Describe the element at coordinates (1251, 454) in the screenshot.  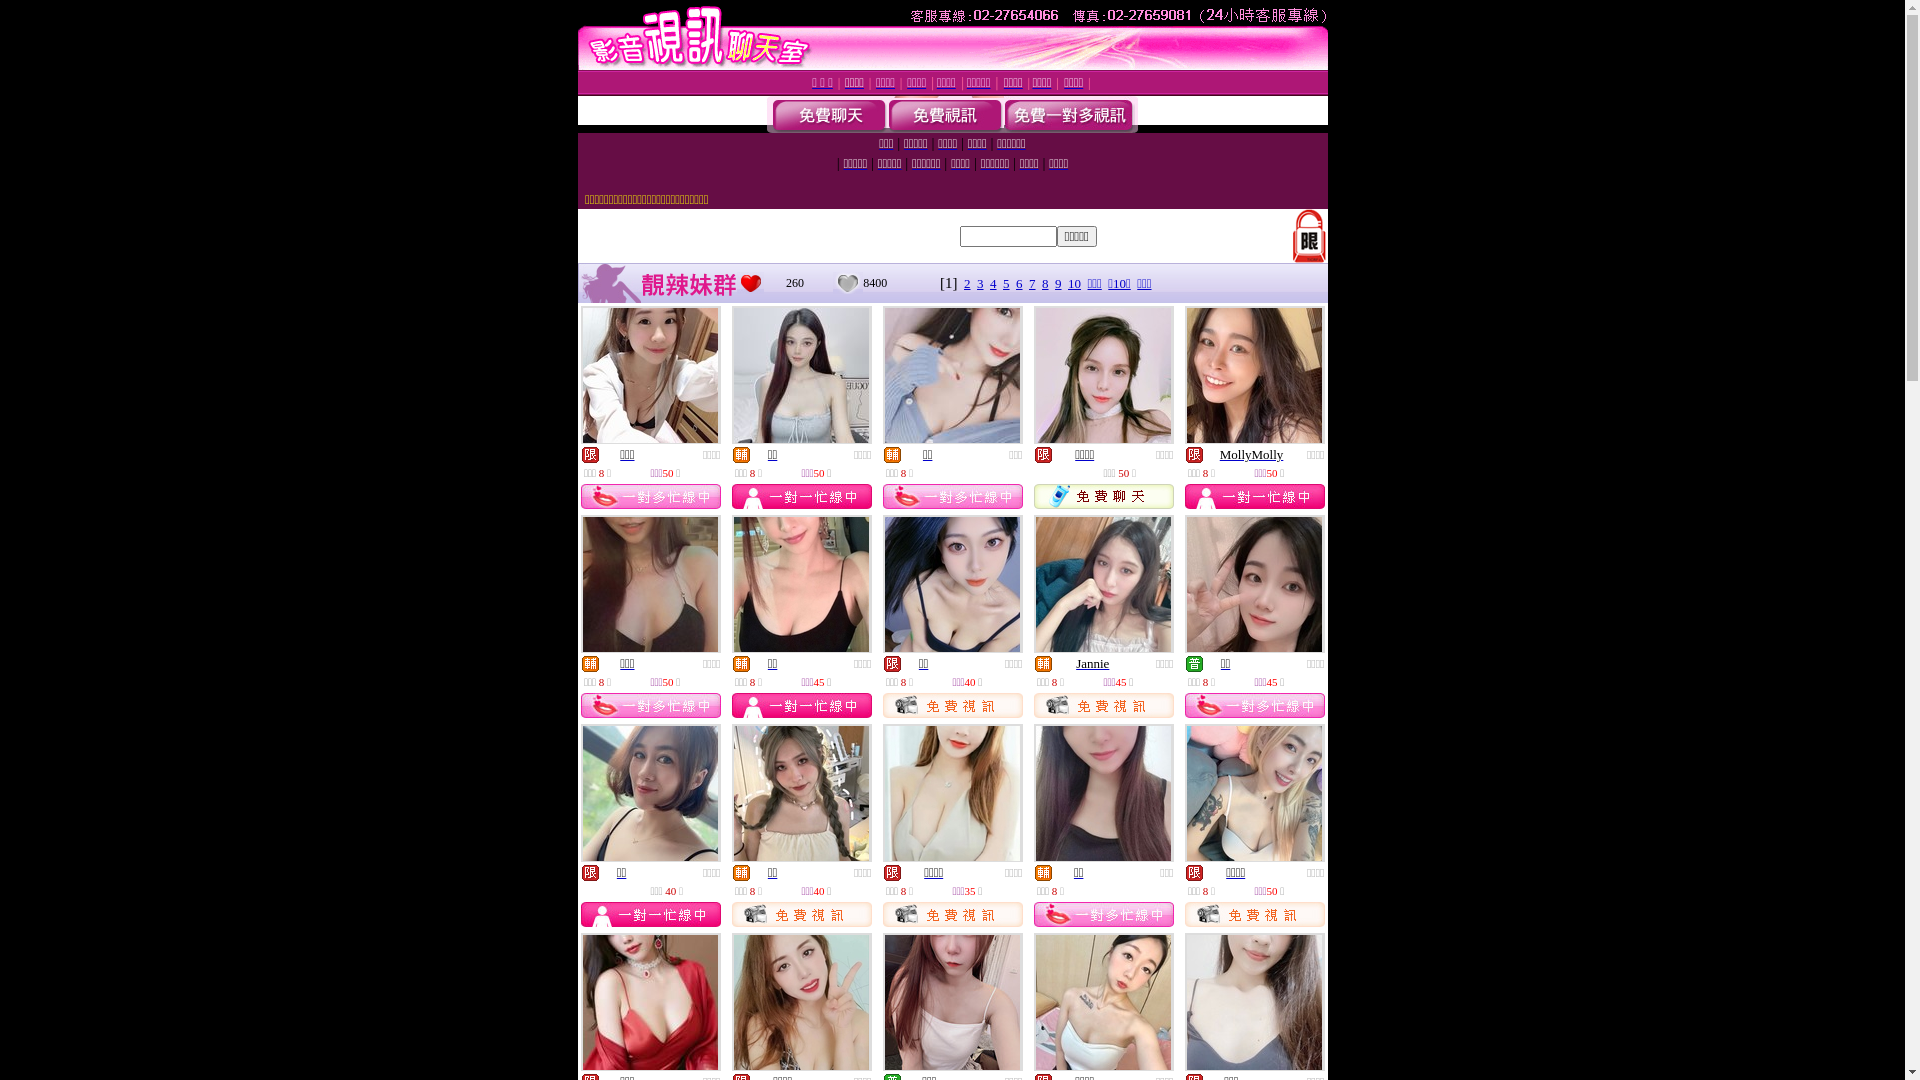
I see `'MollyMolly'` at that location.